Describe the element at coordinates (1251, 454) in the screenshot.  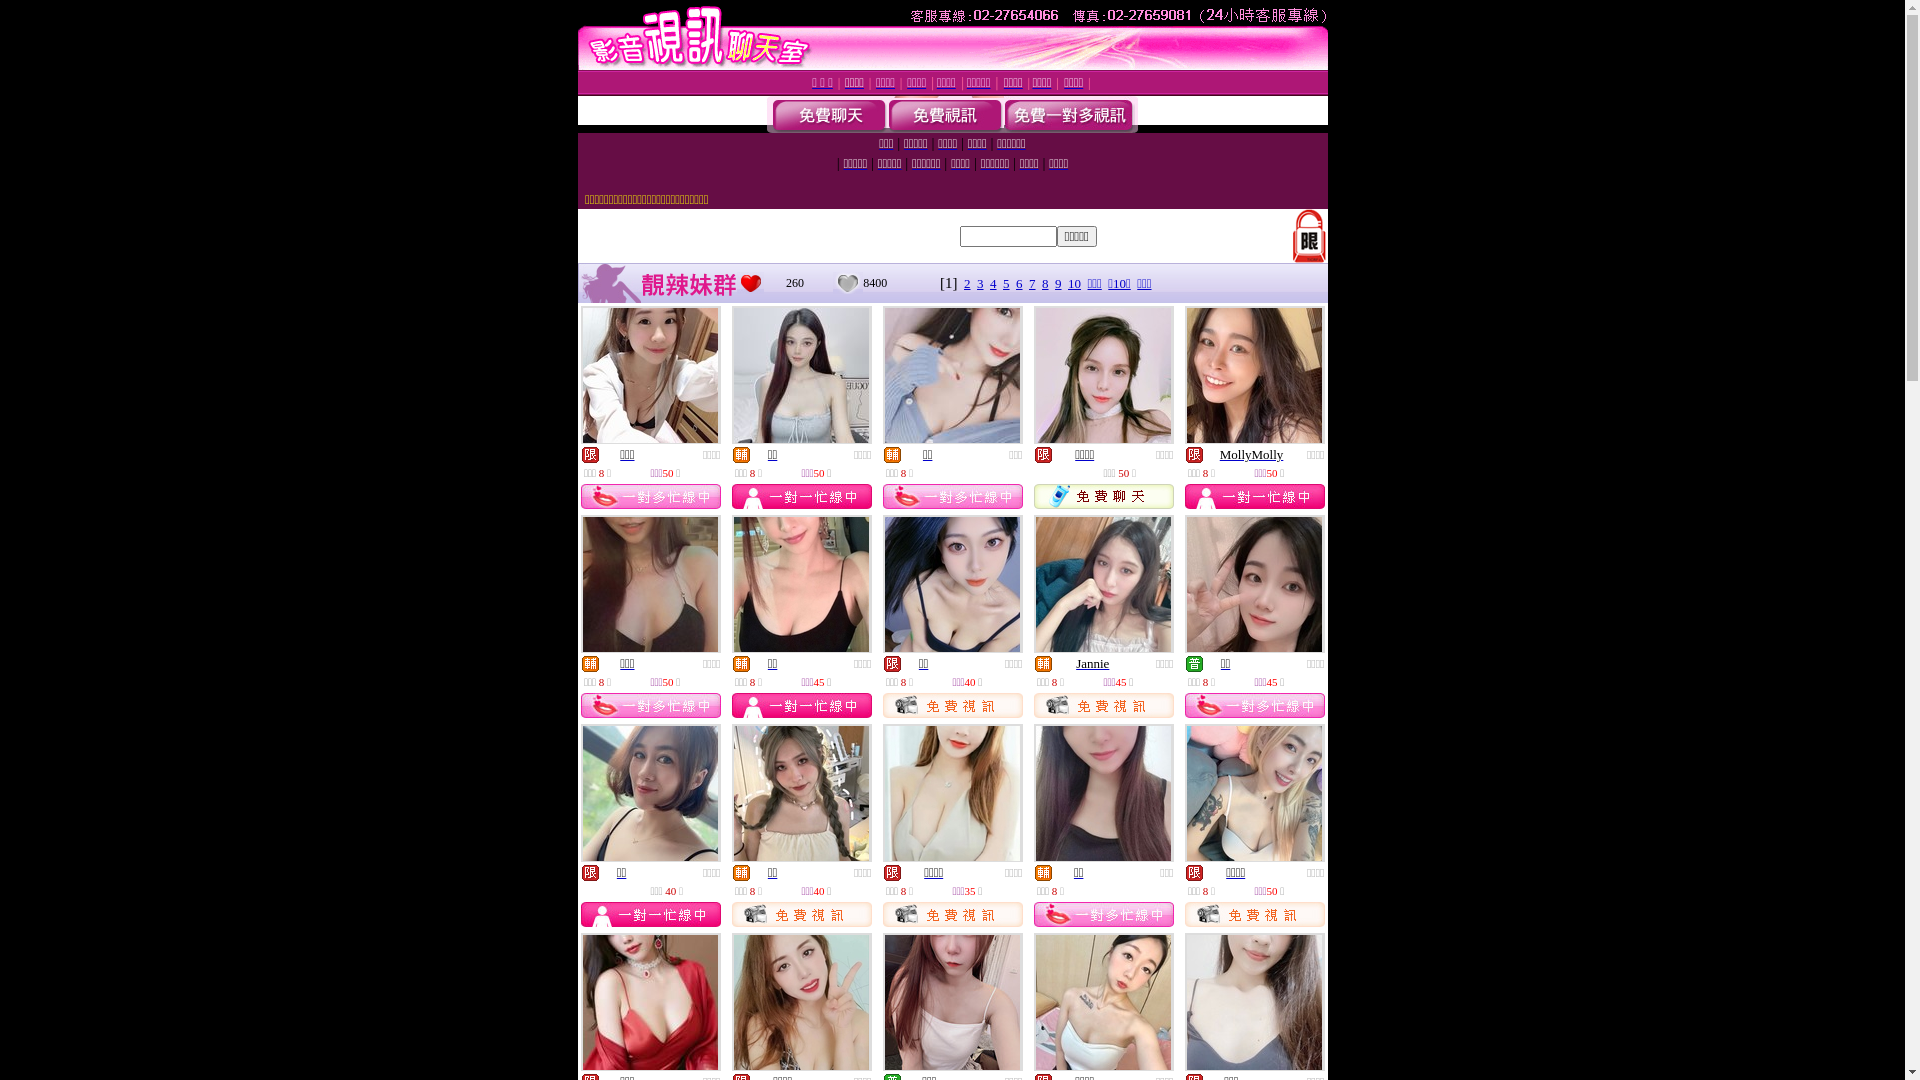
I see `'MollyMolly'` at that location.